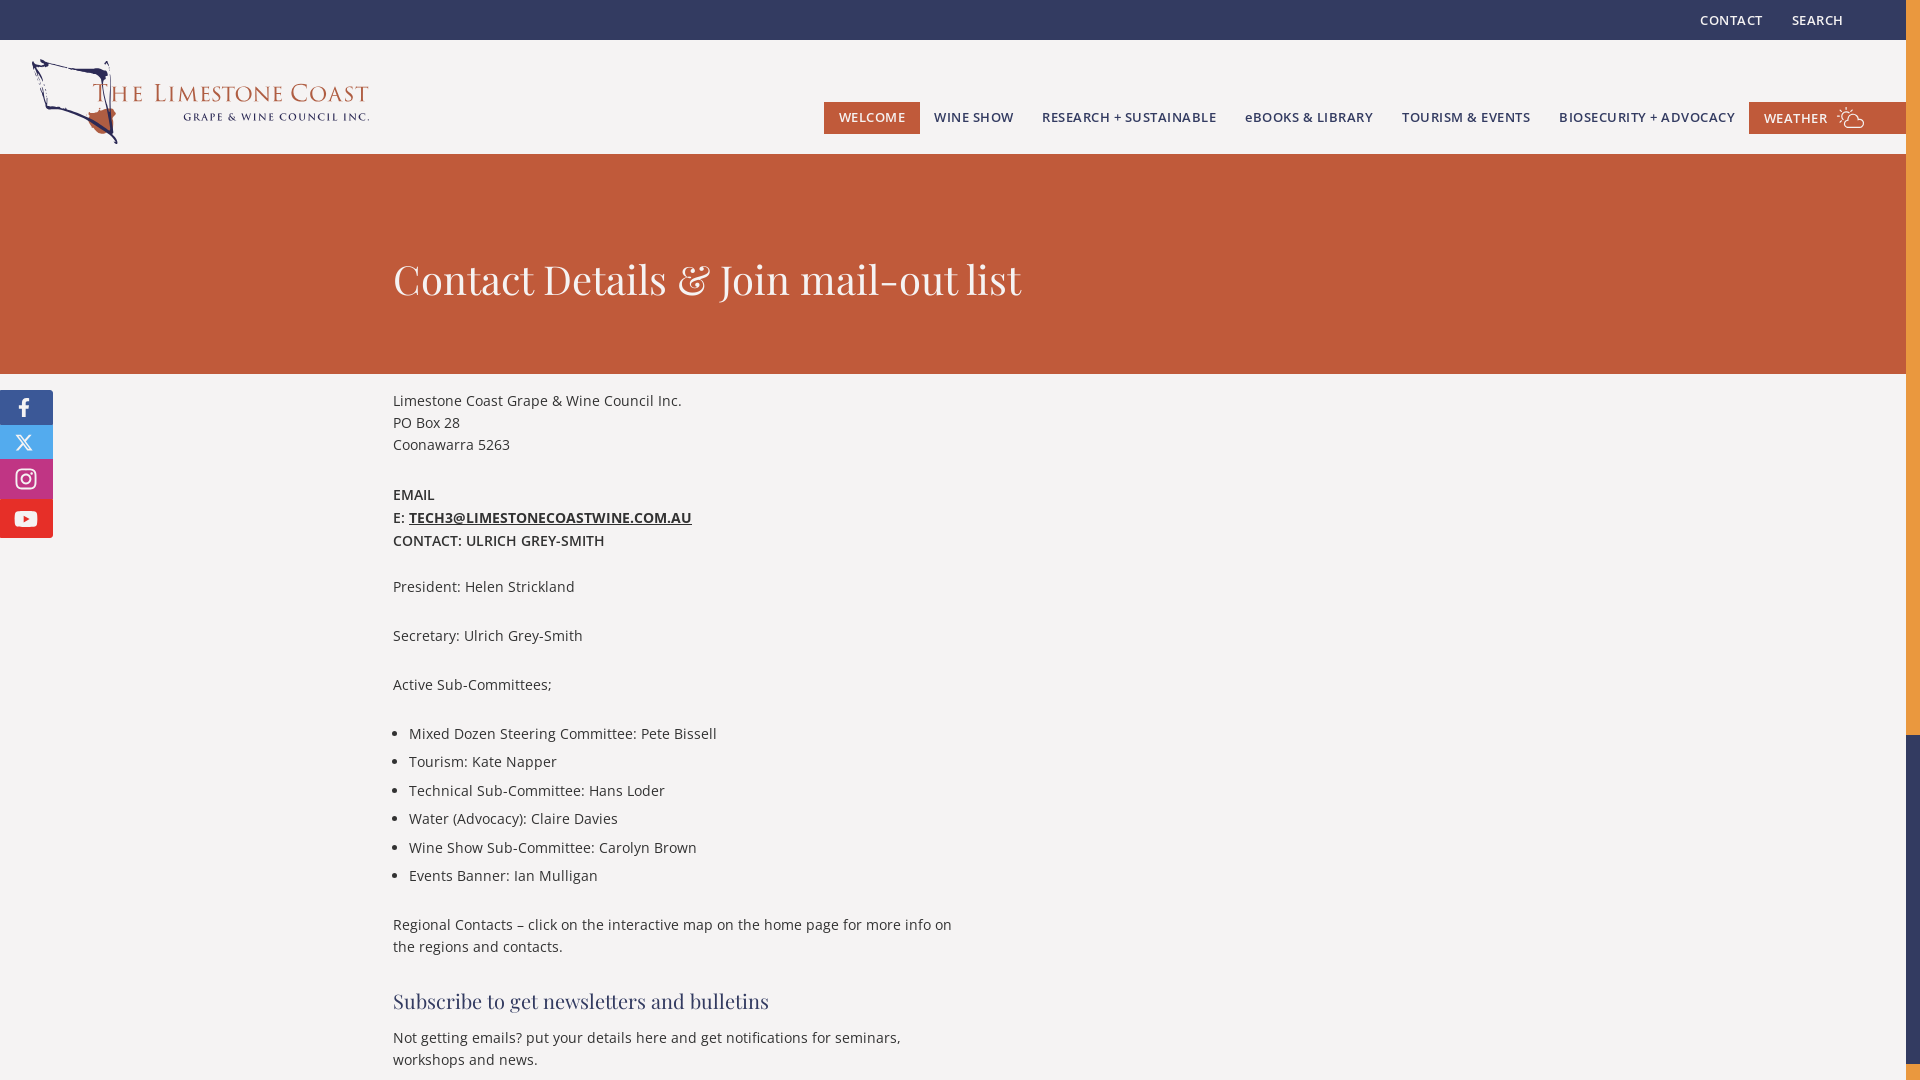  Describe the element at coordinates (26, 517) in the screenshot. I see `'FOLLOW US ON YOUTUBE'` at that location.